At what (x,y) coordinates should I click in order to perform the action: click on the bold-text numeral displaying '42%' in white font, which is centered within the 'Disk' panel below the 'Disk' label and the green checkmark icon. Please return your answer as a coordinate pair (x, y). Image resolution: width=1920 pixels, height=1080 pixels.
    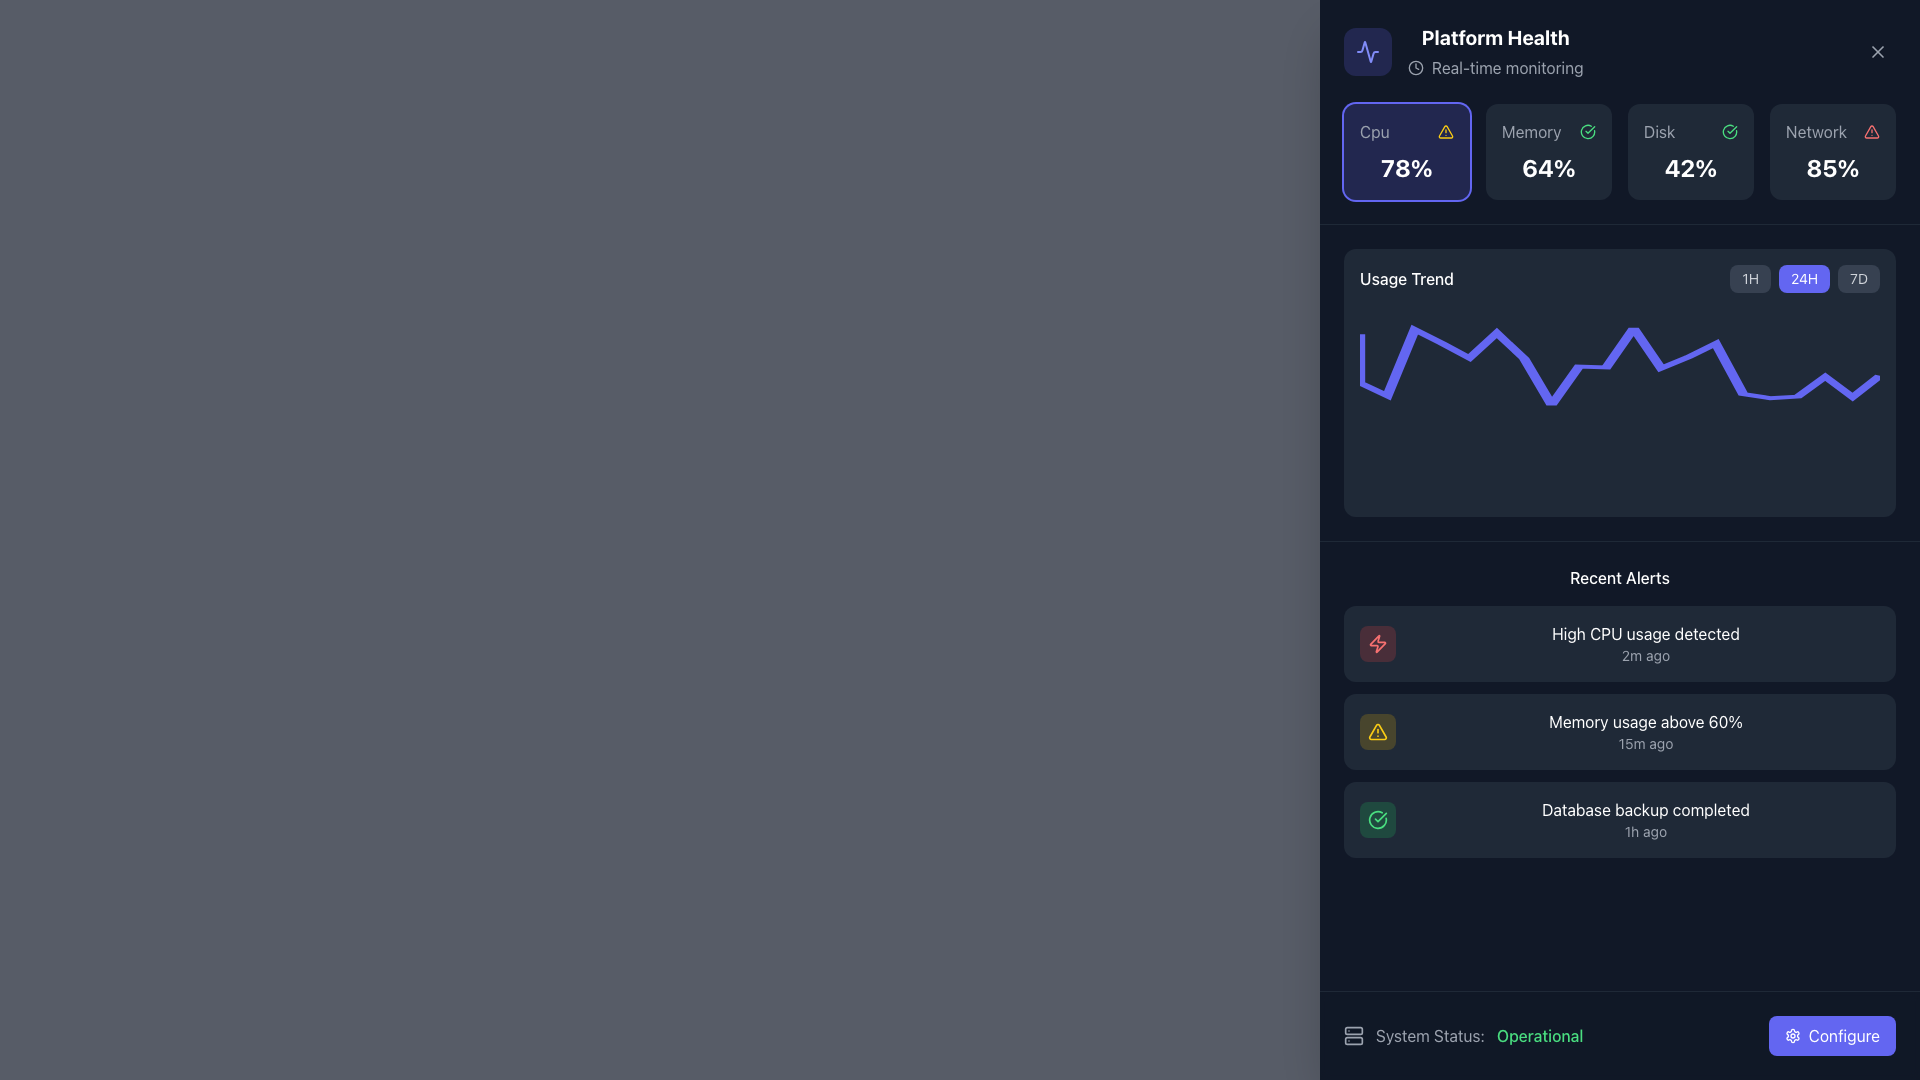
    Looking at the image, I should click on (1689, 167).